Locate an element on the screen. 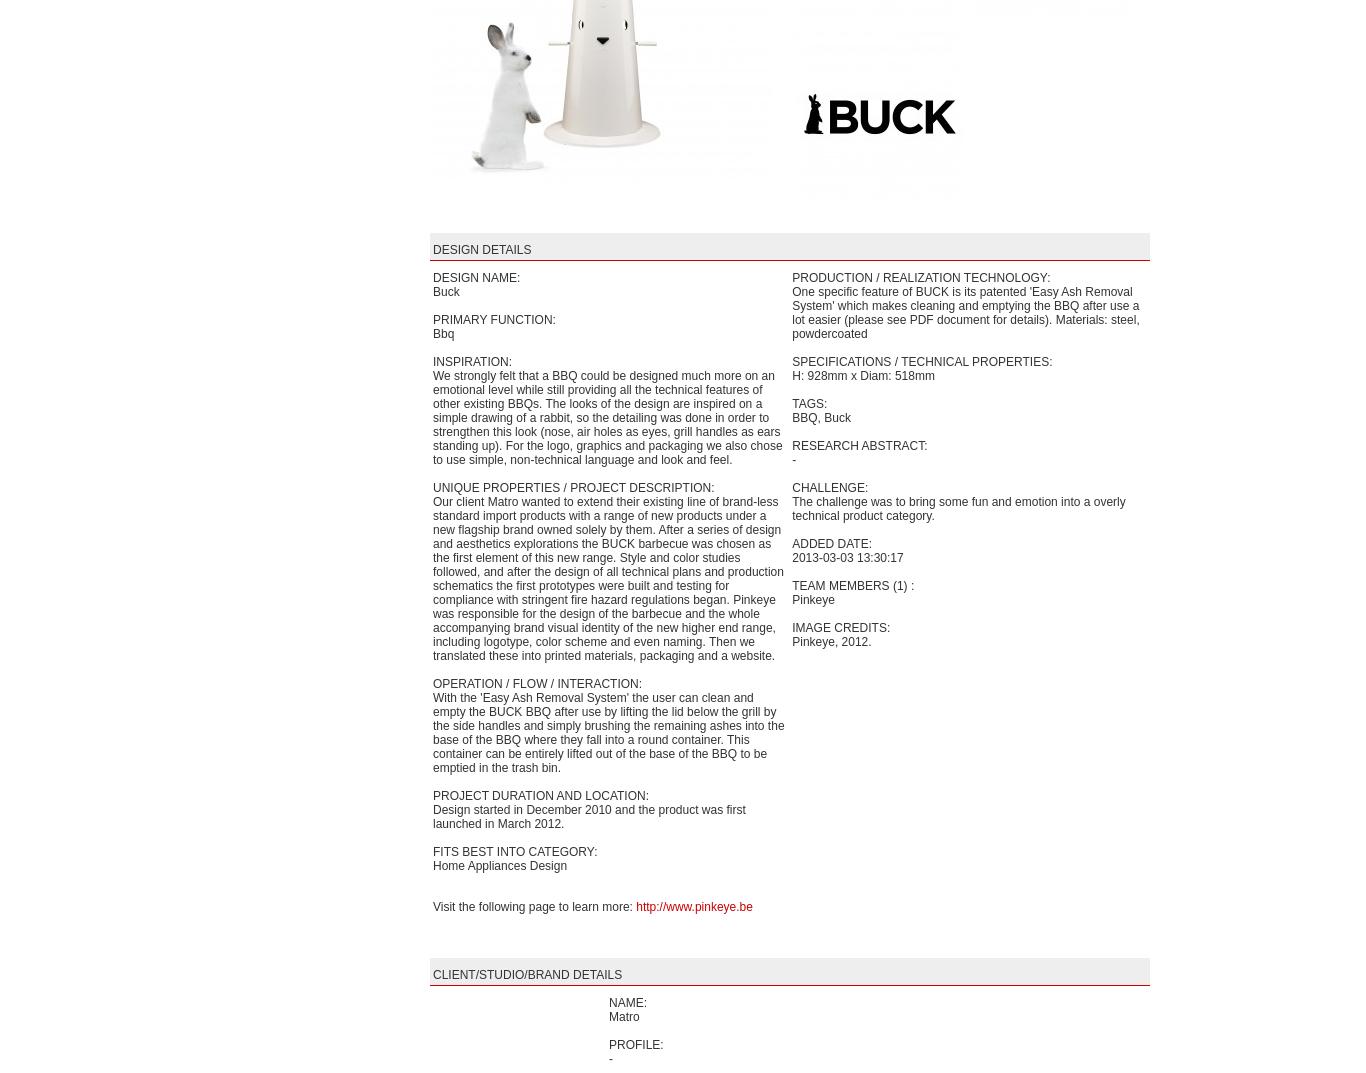  'INSPIRATION:' is located at coordinates (432, 361).